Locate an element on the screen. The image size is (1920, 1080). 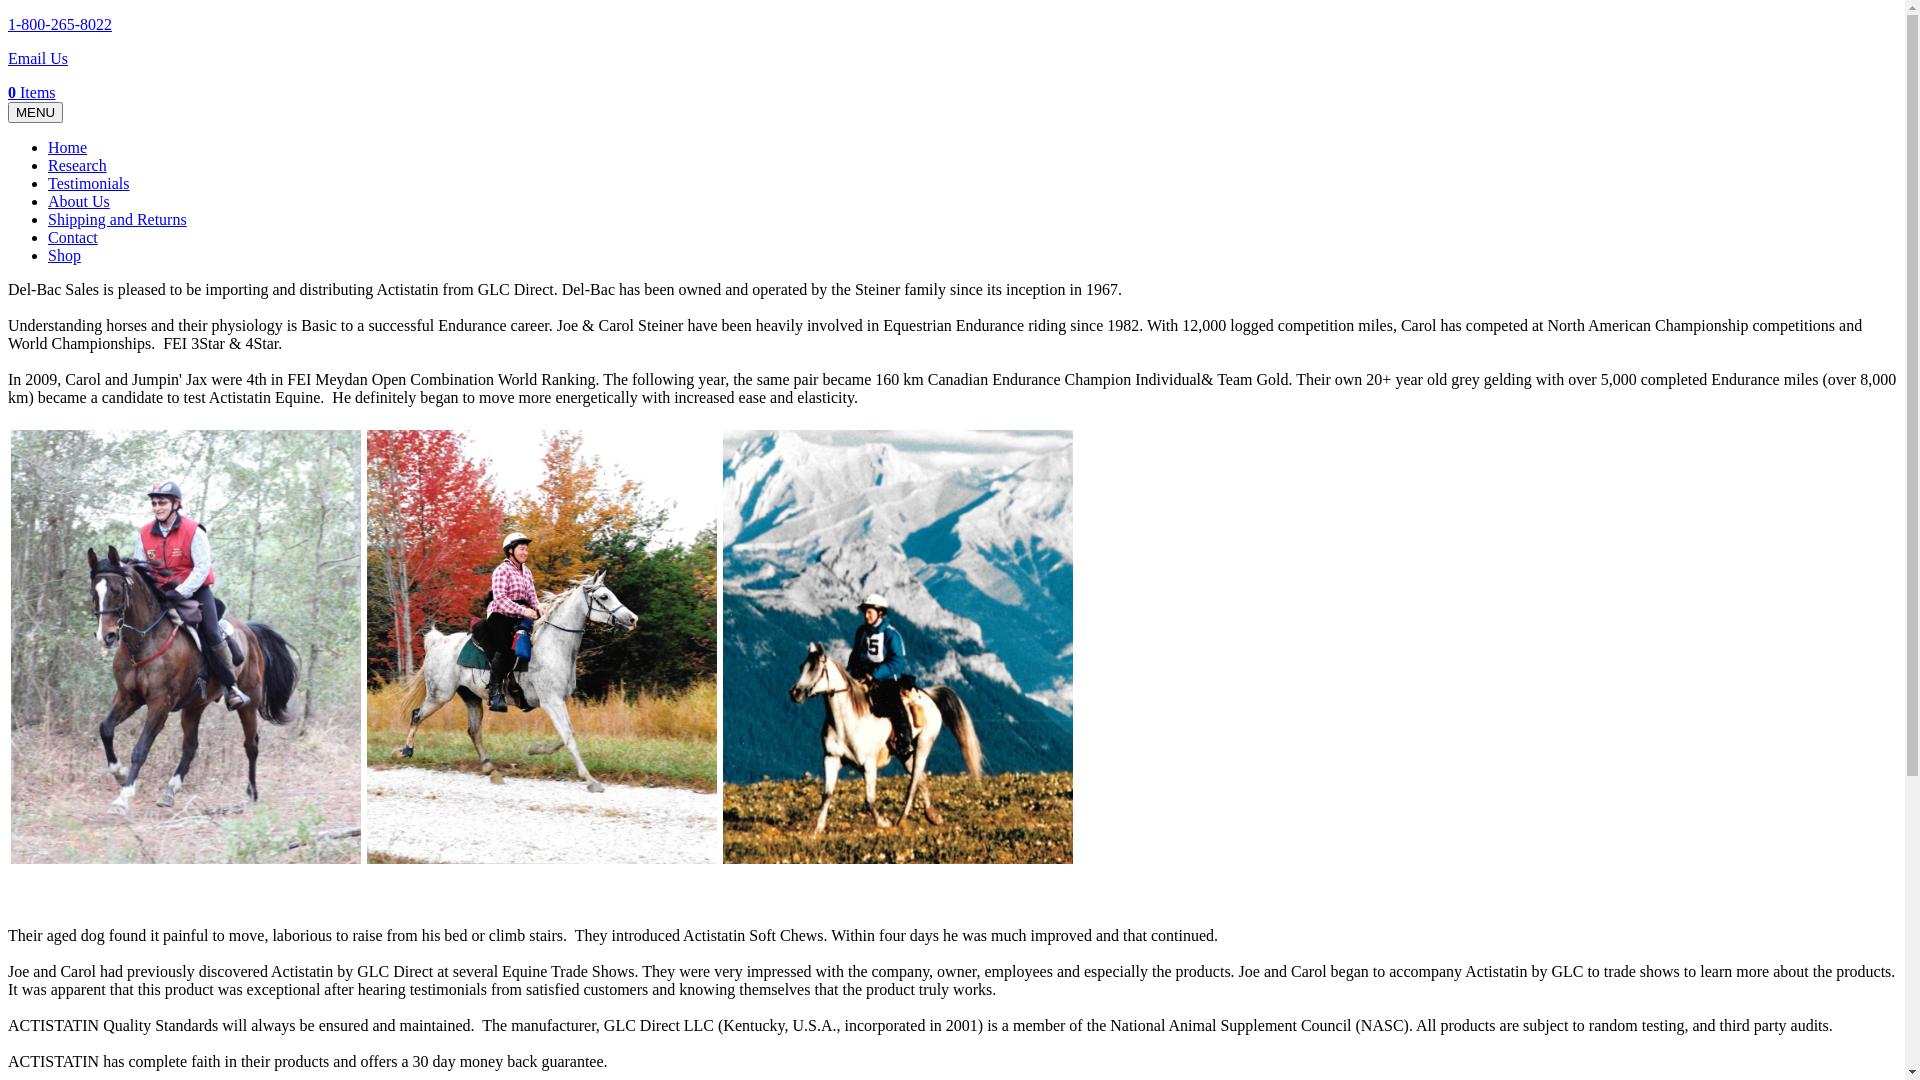
'Home' is located at coordinates (67, 146).